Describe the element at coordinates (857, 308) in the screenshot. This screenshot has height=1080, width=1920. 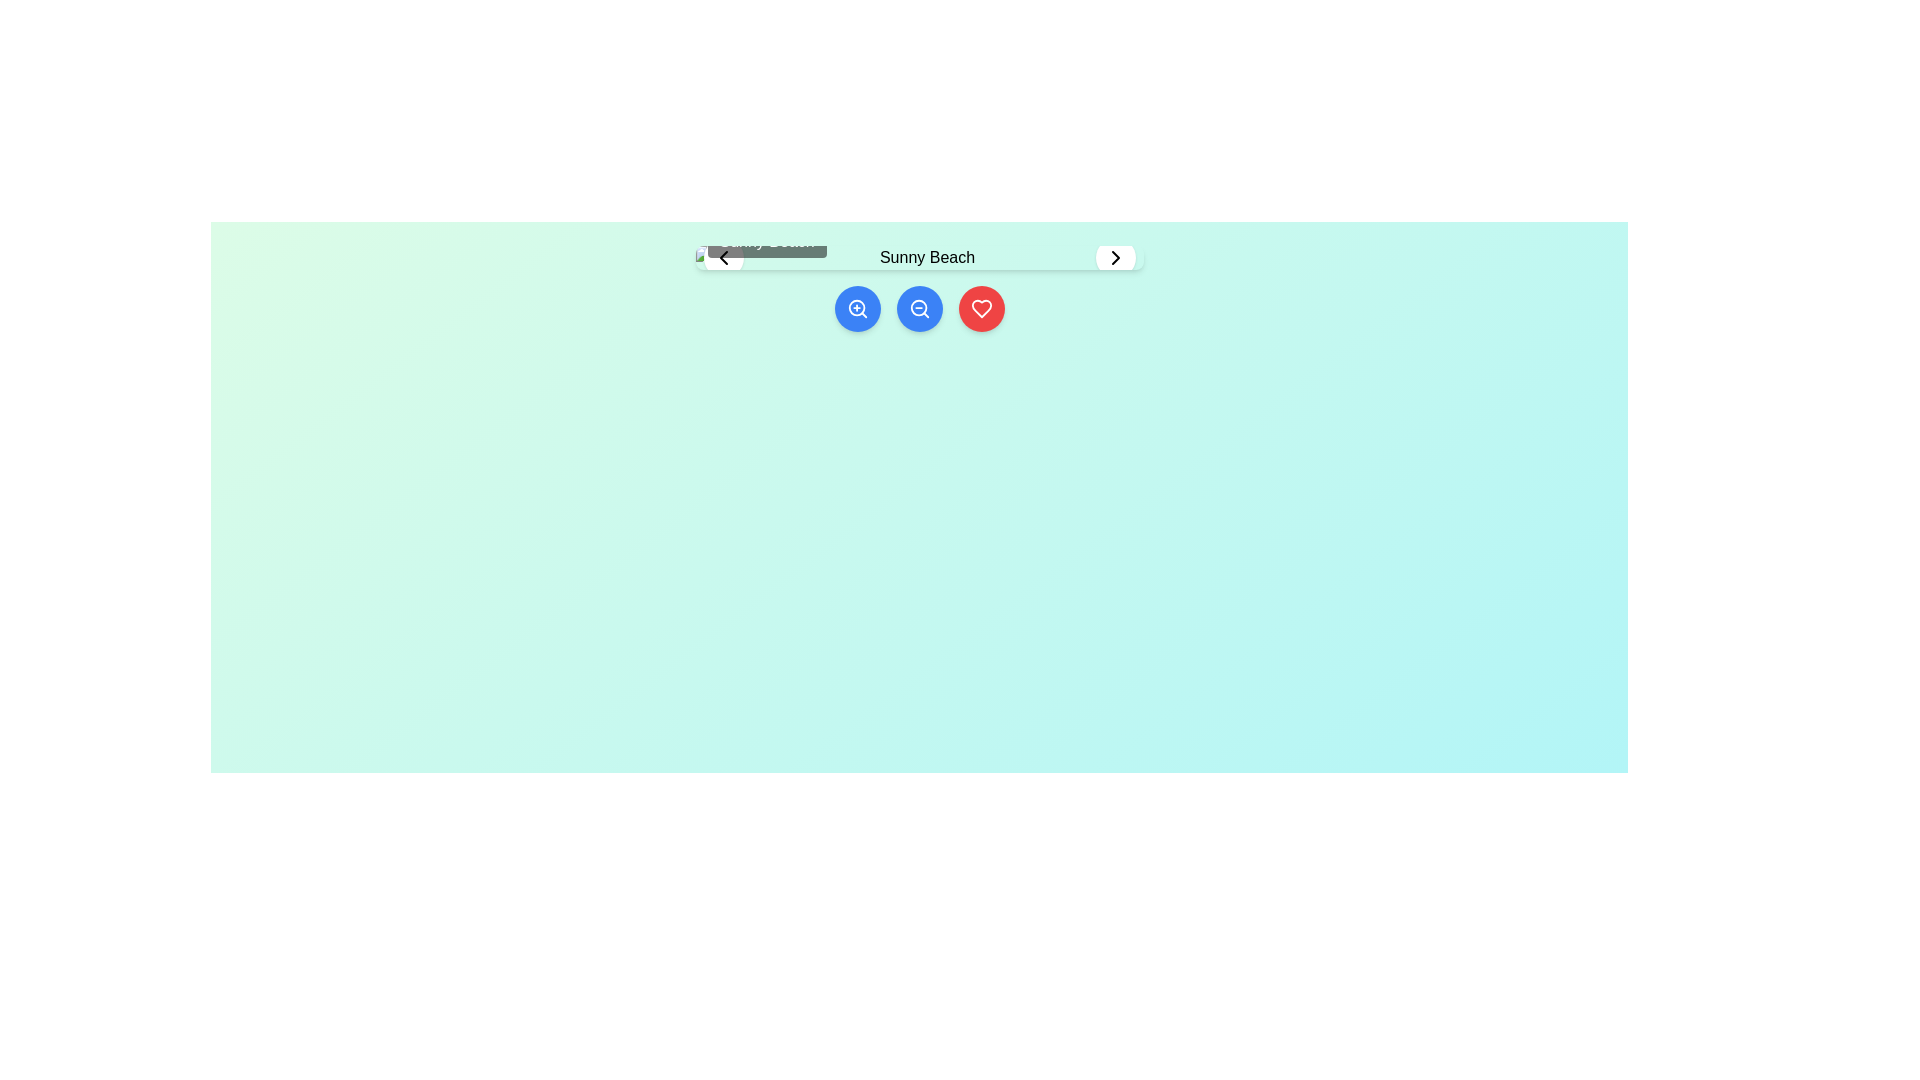
I see `the circular blue button with a white magnifying glass icon below the 'Sunny Beach' label` at that location.